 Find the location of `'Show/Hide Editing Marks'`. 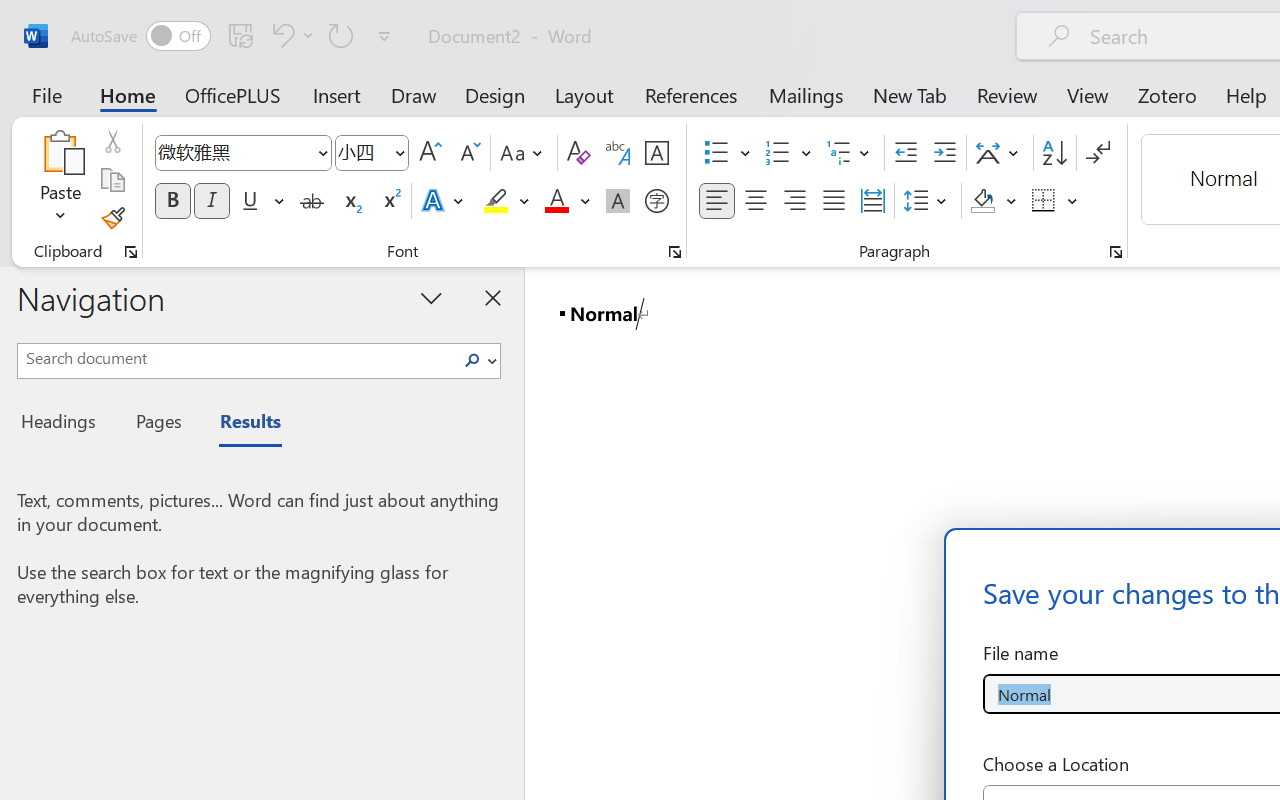

'Show/Hide Editing Marks' is located at coordinates (1097, 153).